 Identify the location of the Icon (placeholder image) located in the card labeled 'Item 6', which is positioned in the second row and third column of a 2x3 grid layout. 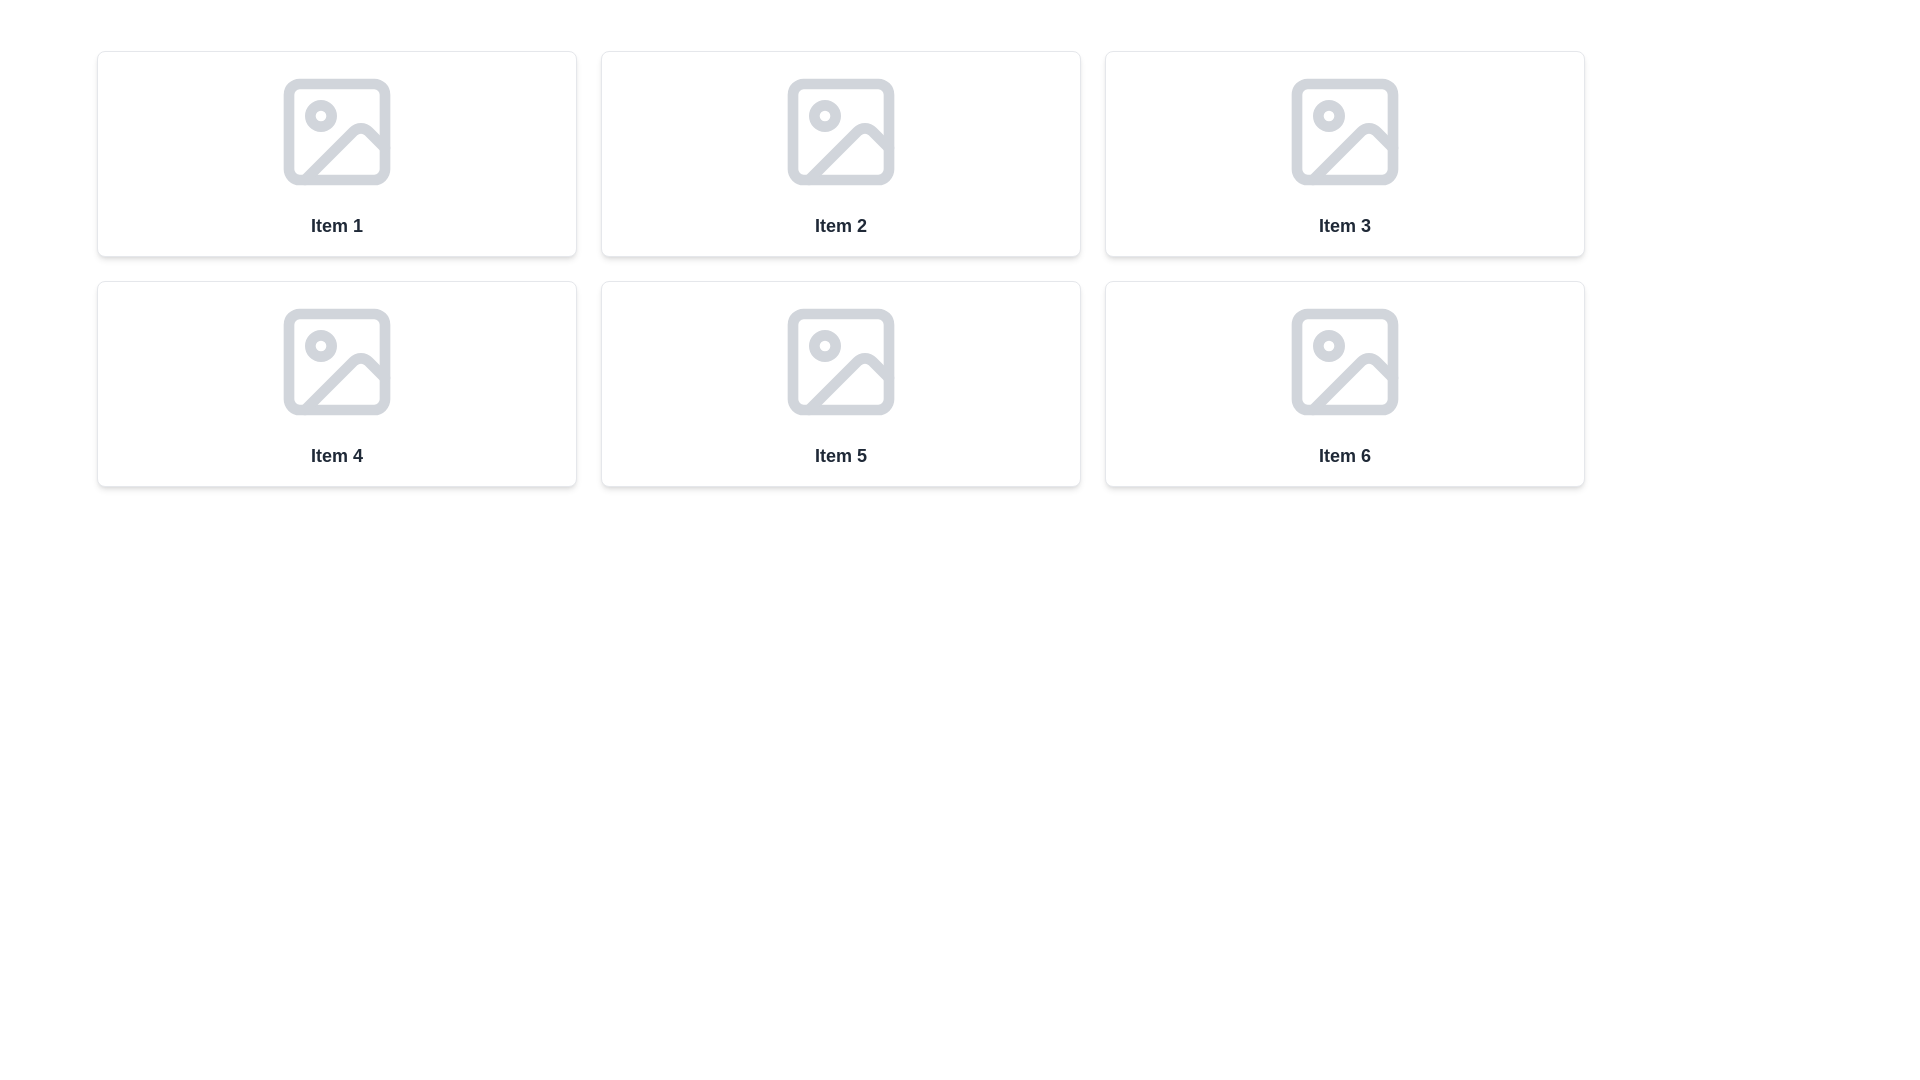
(1344, 362).